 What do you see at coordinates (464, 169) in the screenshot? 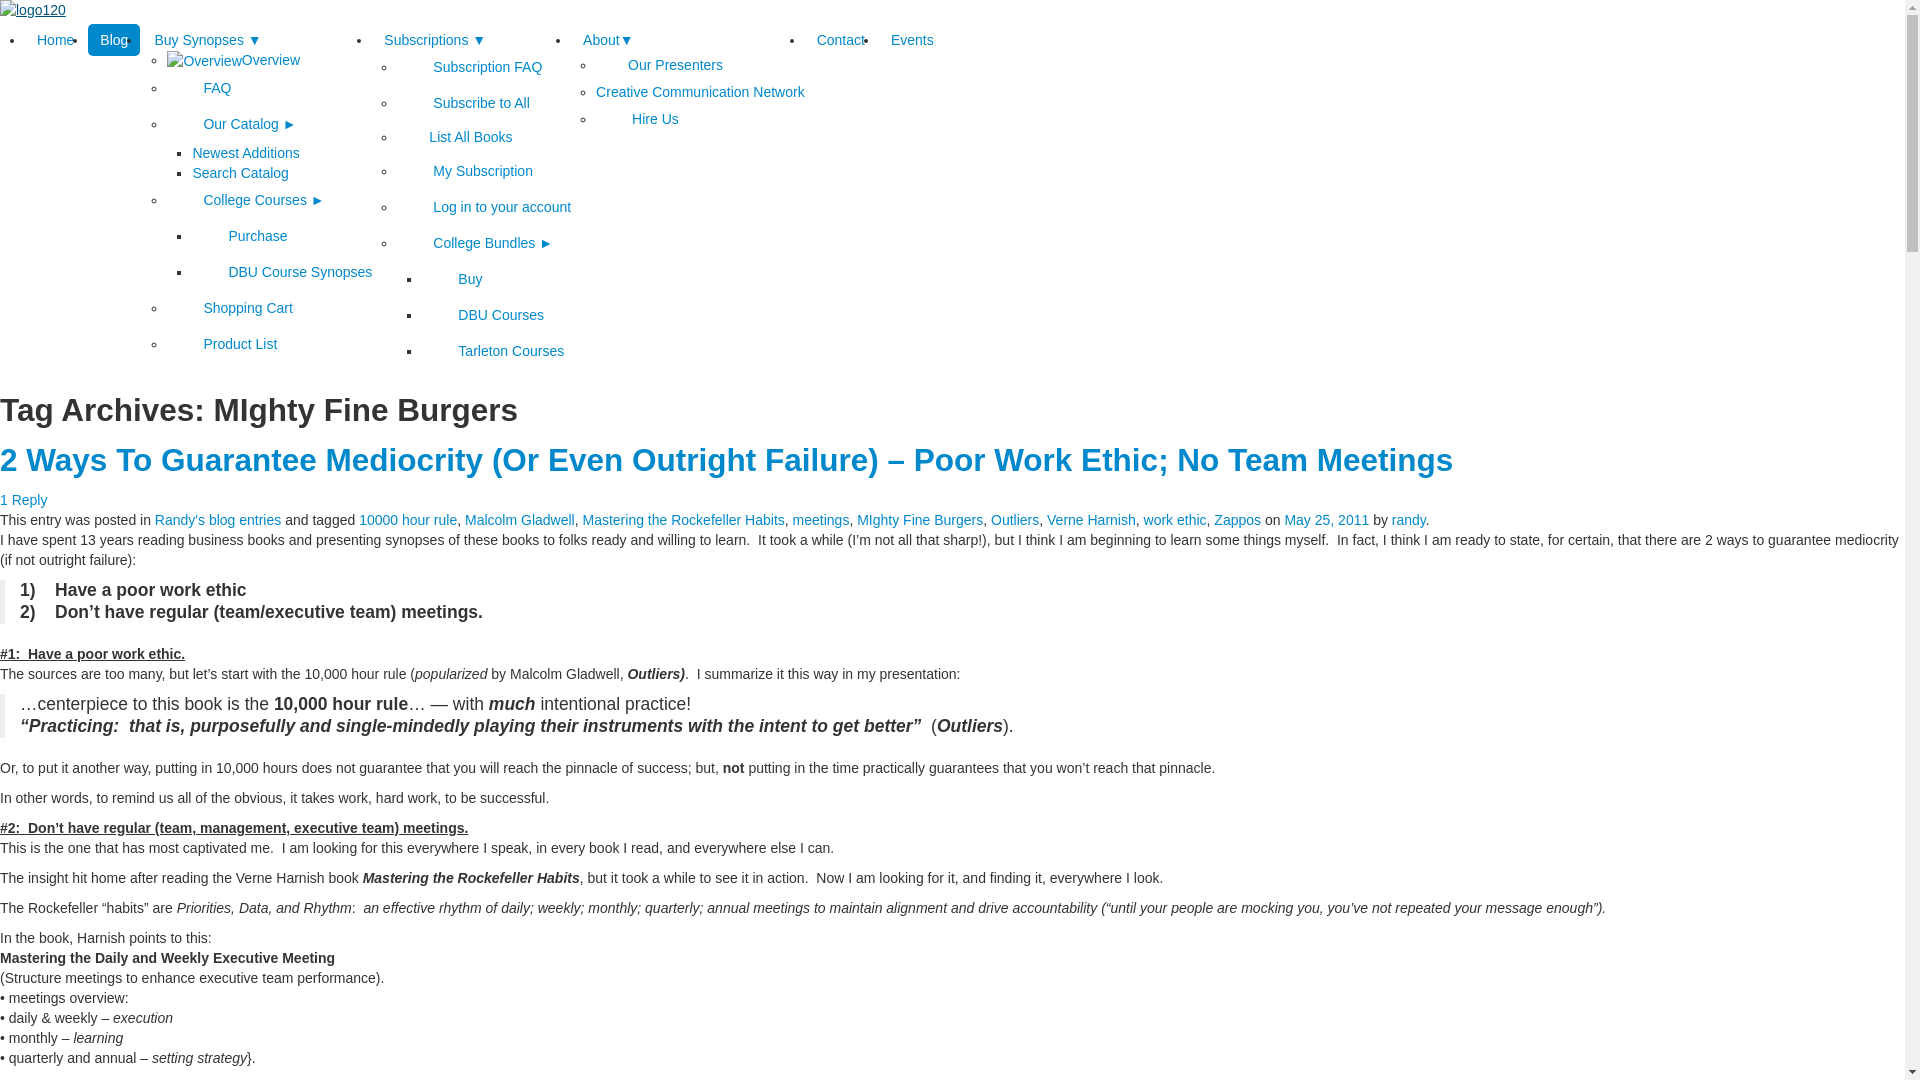
I see `'My Subscription'` at bounding box center [464, 169].